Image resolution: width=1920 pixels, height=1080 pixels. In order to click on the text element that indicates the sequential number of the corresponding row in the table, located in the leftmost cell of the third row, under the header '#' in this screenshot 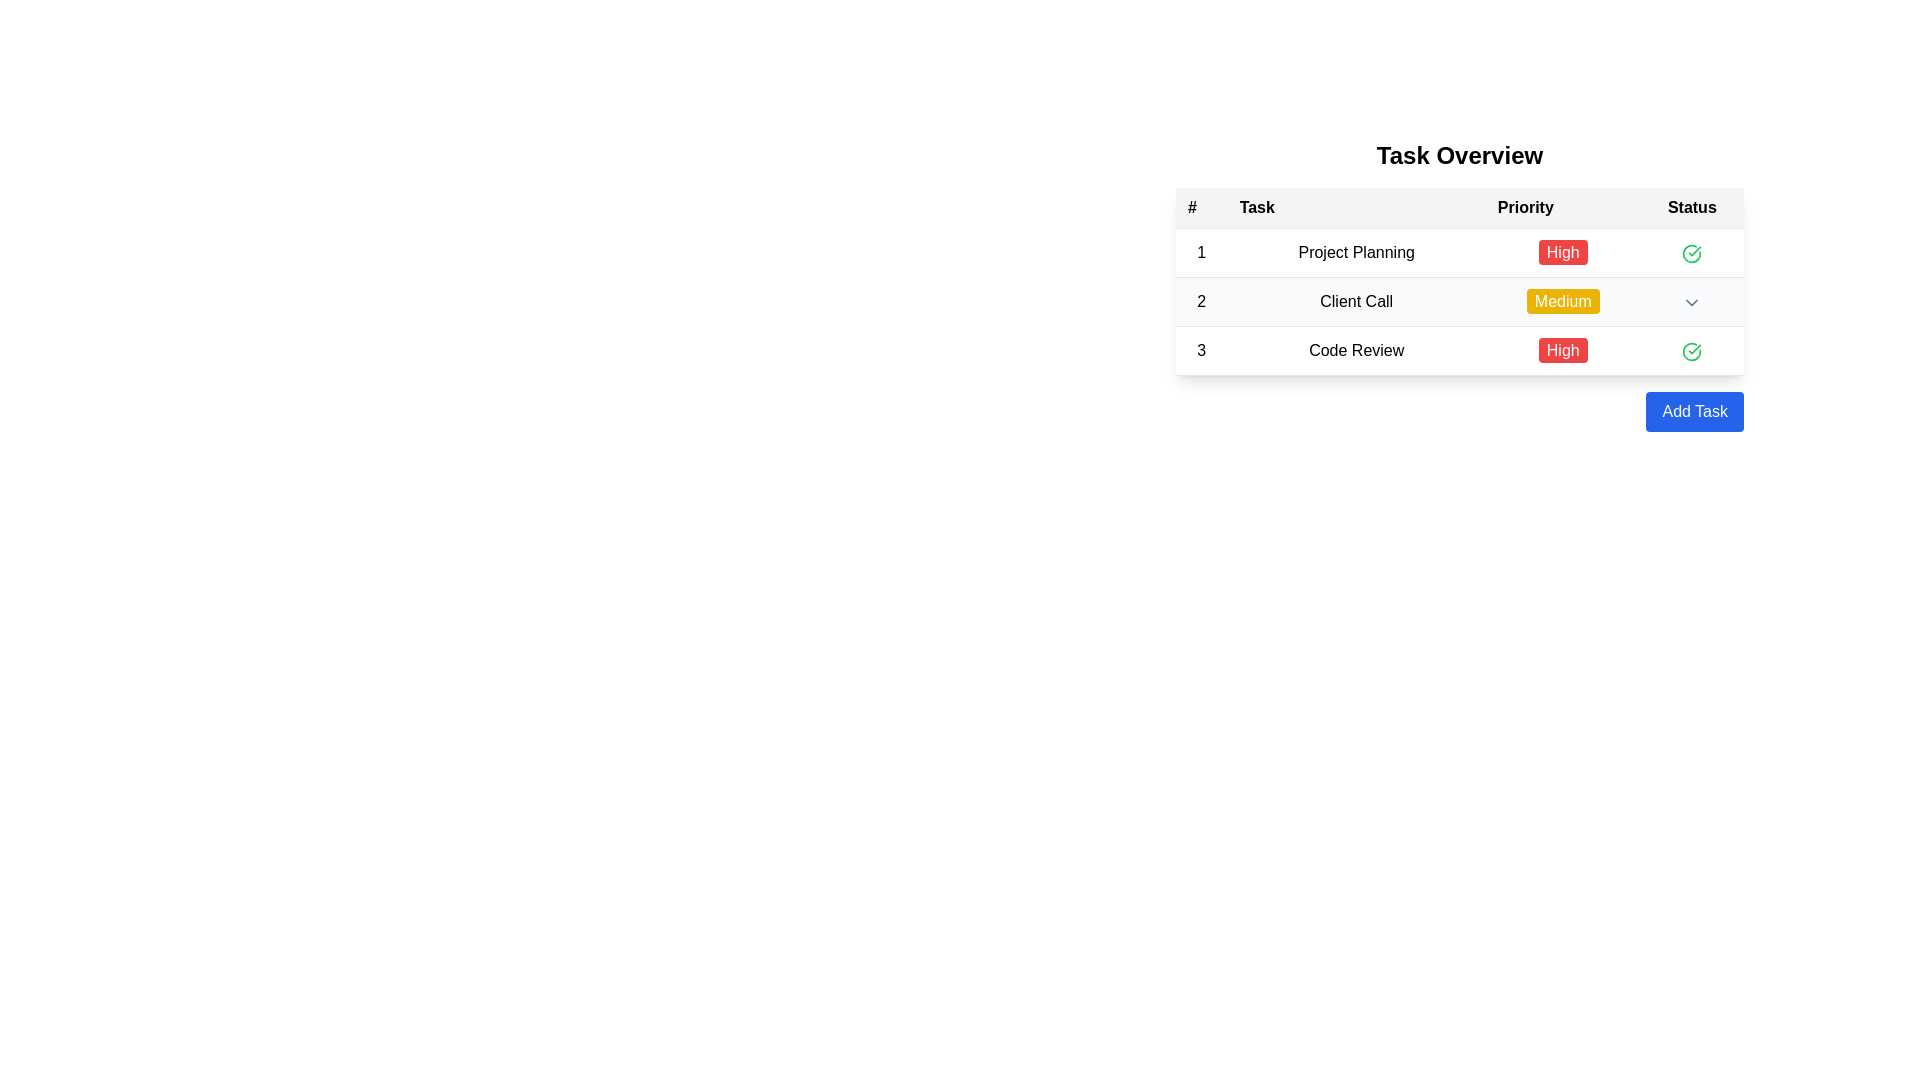, I will do `click(1200, 350)`.